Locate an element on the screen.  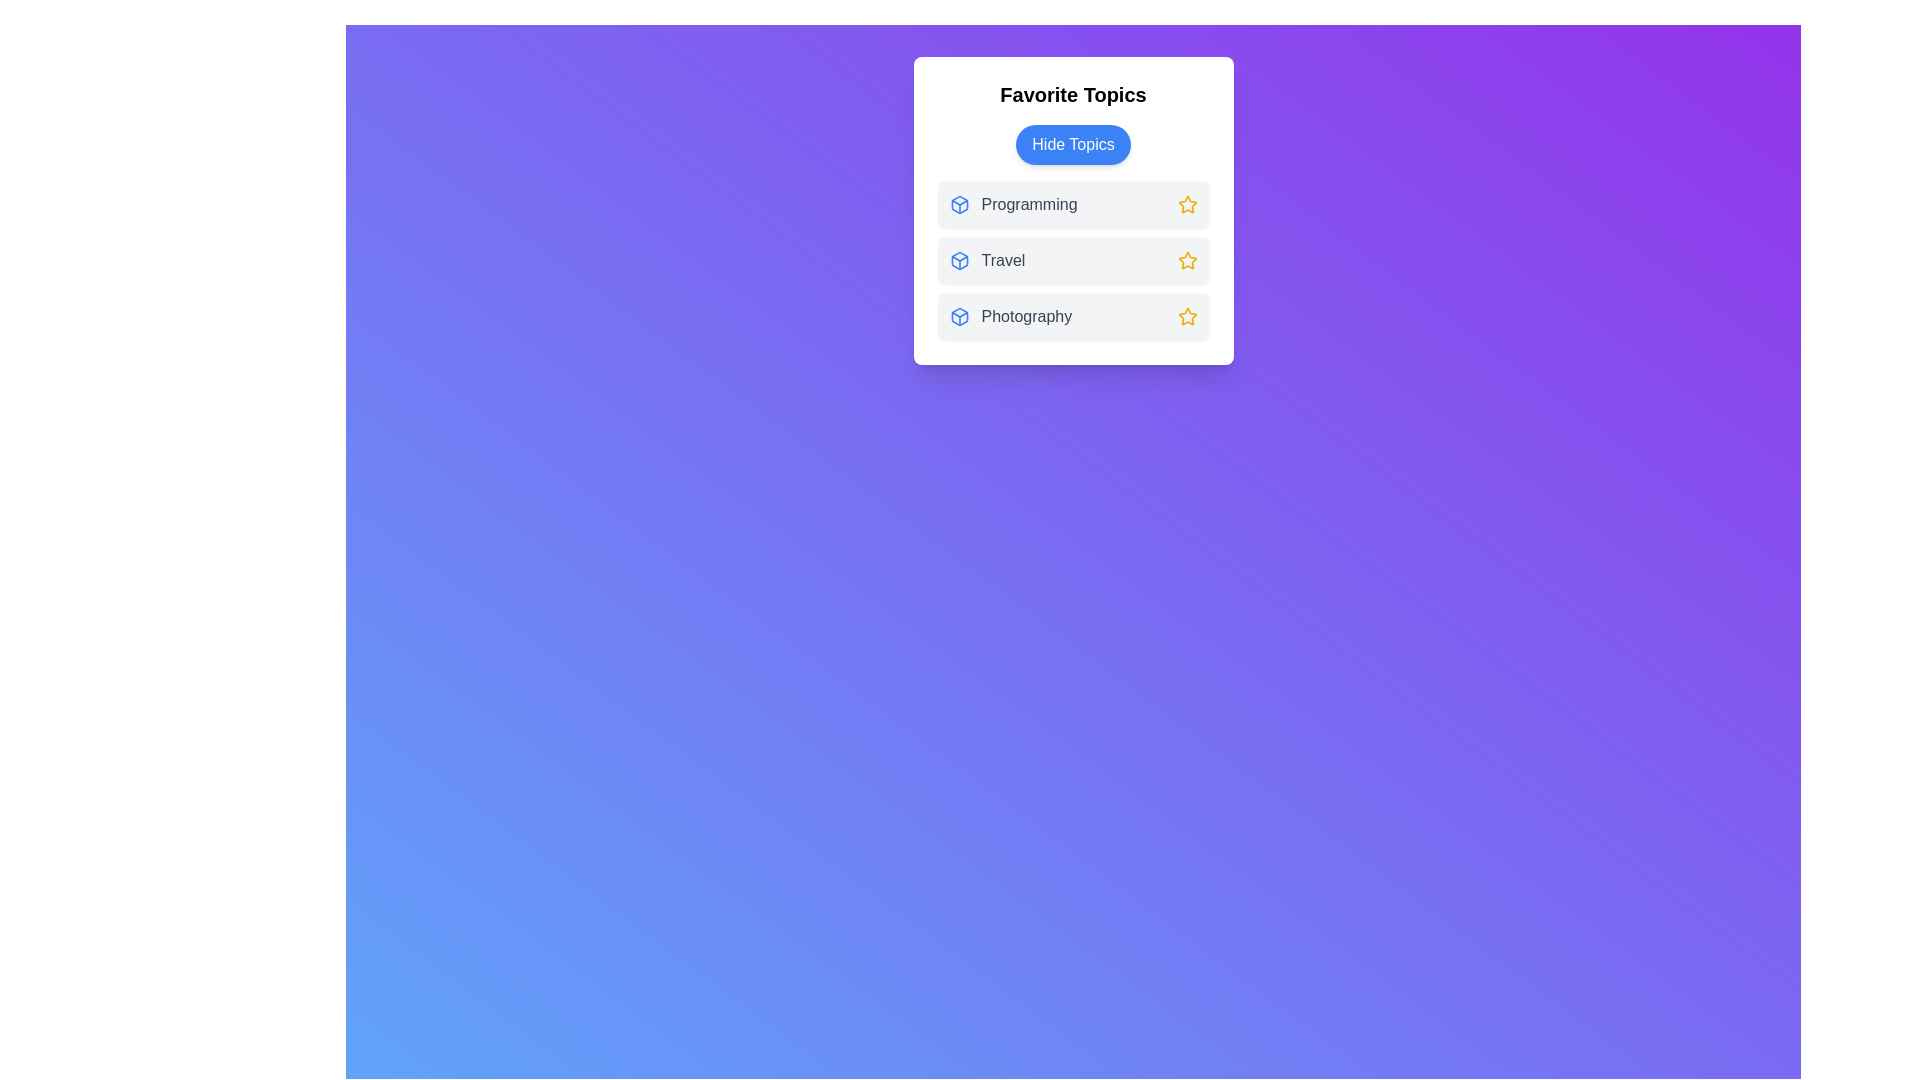
the second list item representing 'Travel' in a vertical list of topics, positioned between 'Programming' and 'Photography' is located at coordinates (1072, 260).